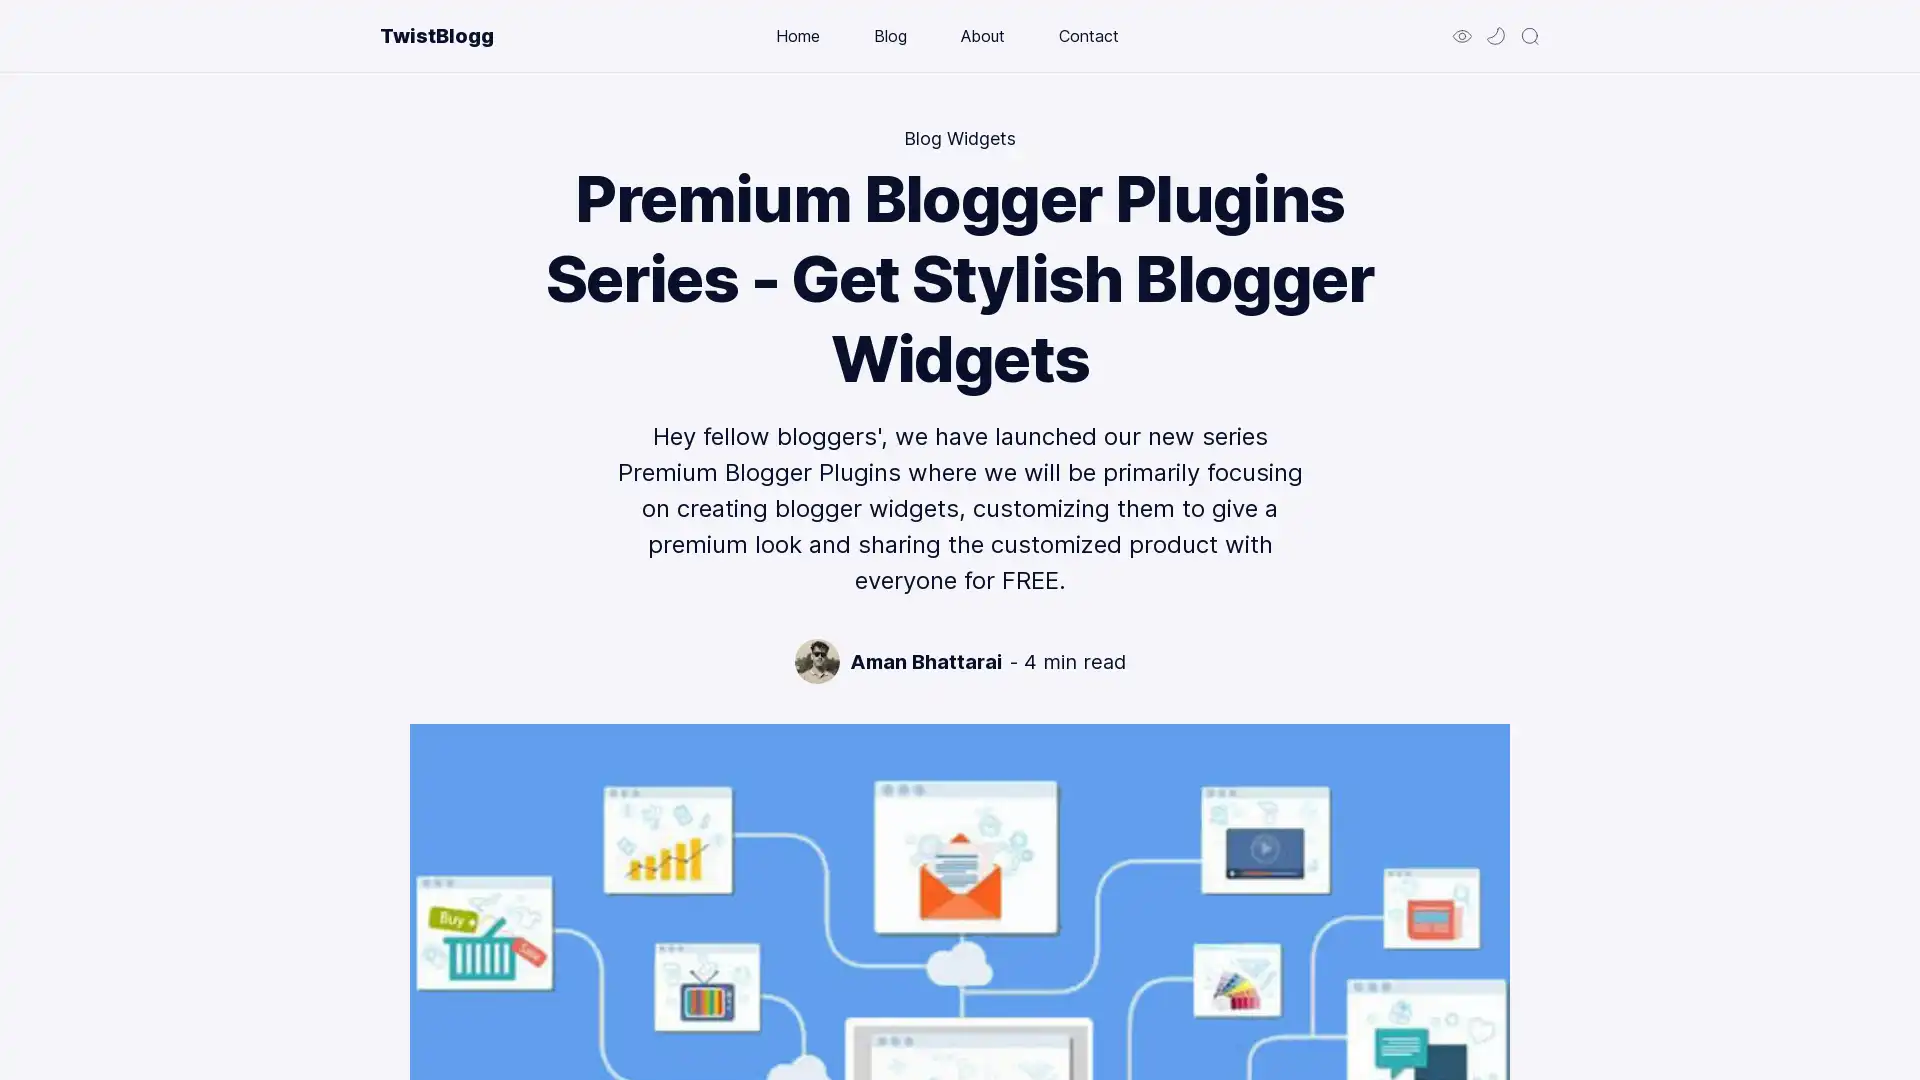 Image resolution: width=1920 pixels, height=1080 pixels. I want to click on Readmode, so click(1462, 35).